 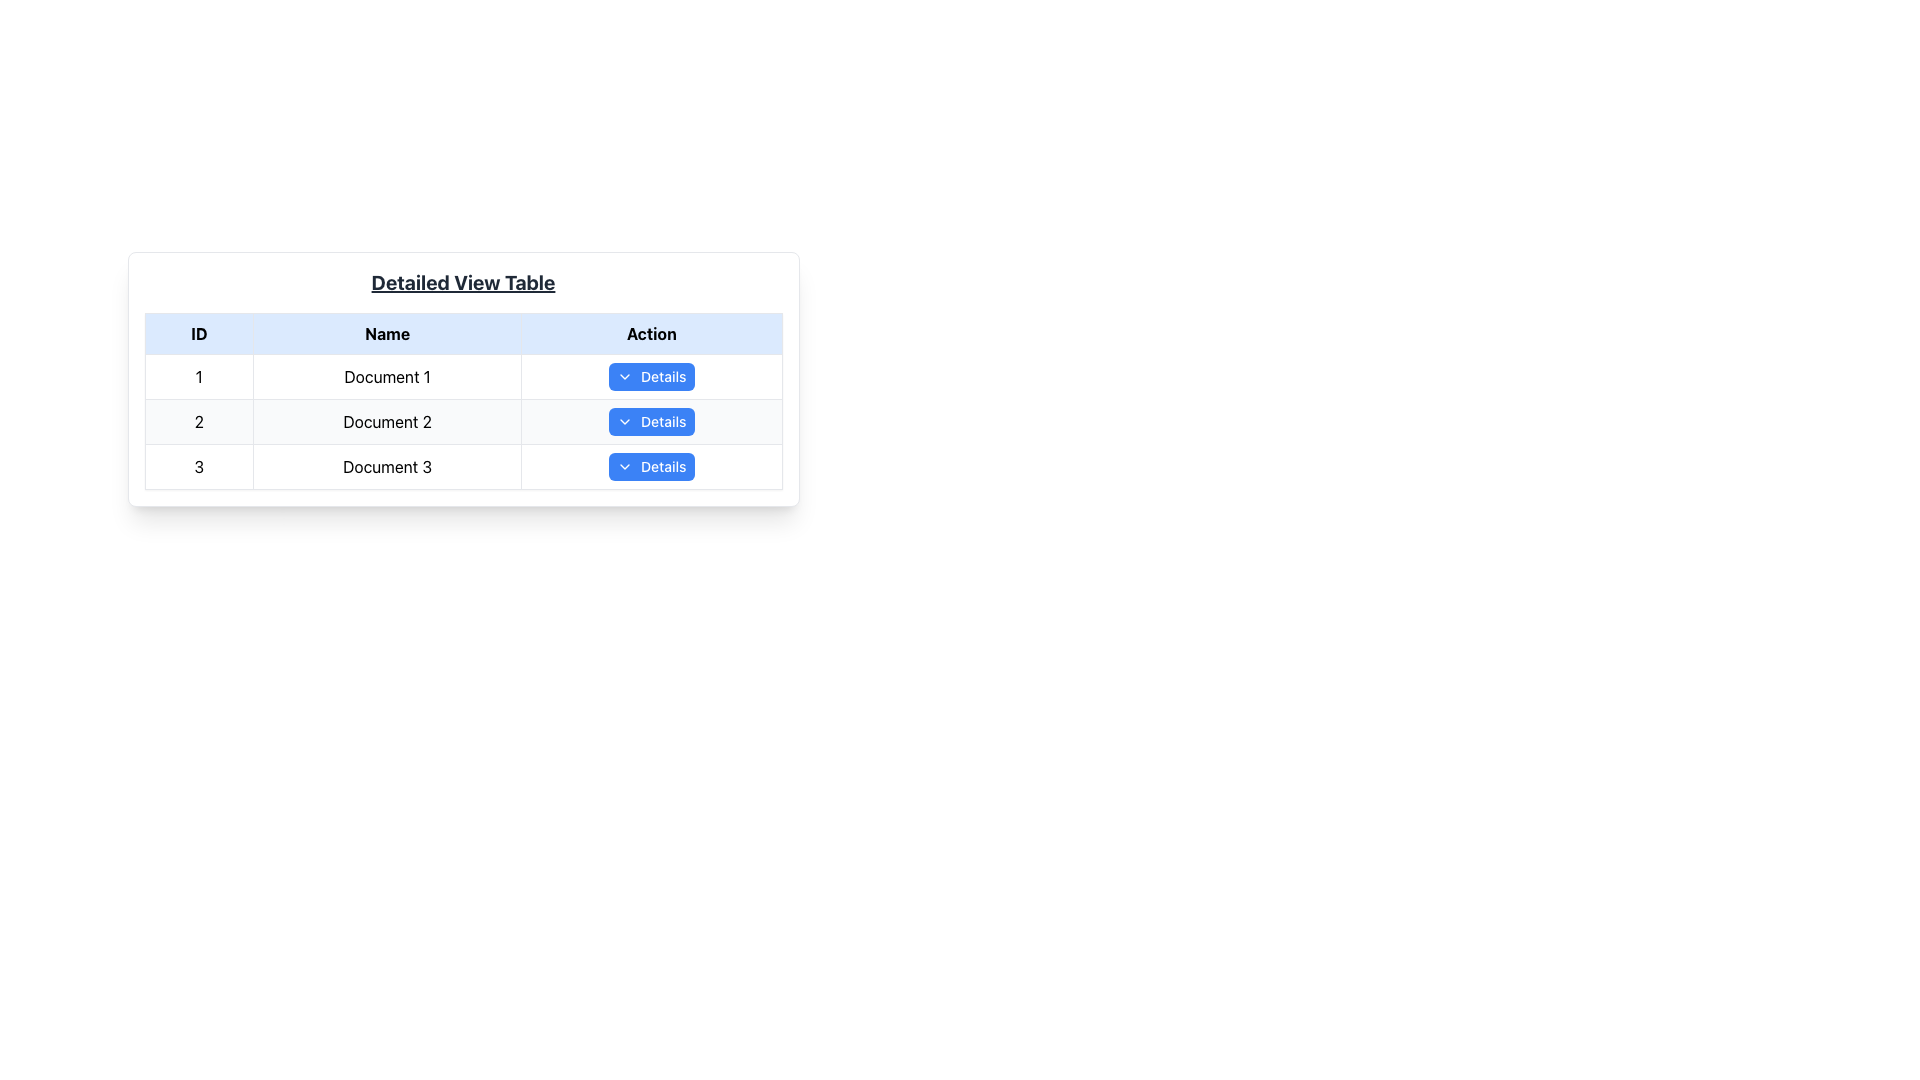 I want to click on the blue 'Details' button with rounded corners located in the 'Action' column of the table, specifically in the second row, so click(x=651, y=420).